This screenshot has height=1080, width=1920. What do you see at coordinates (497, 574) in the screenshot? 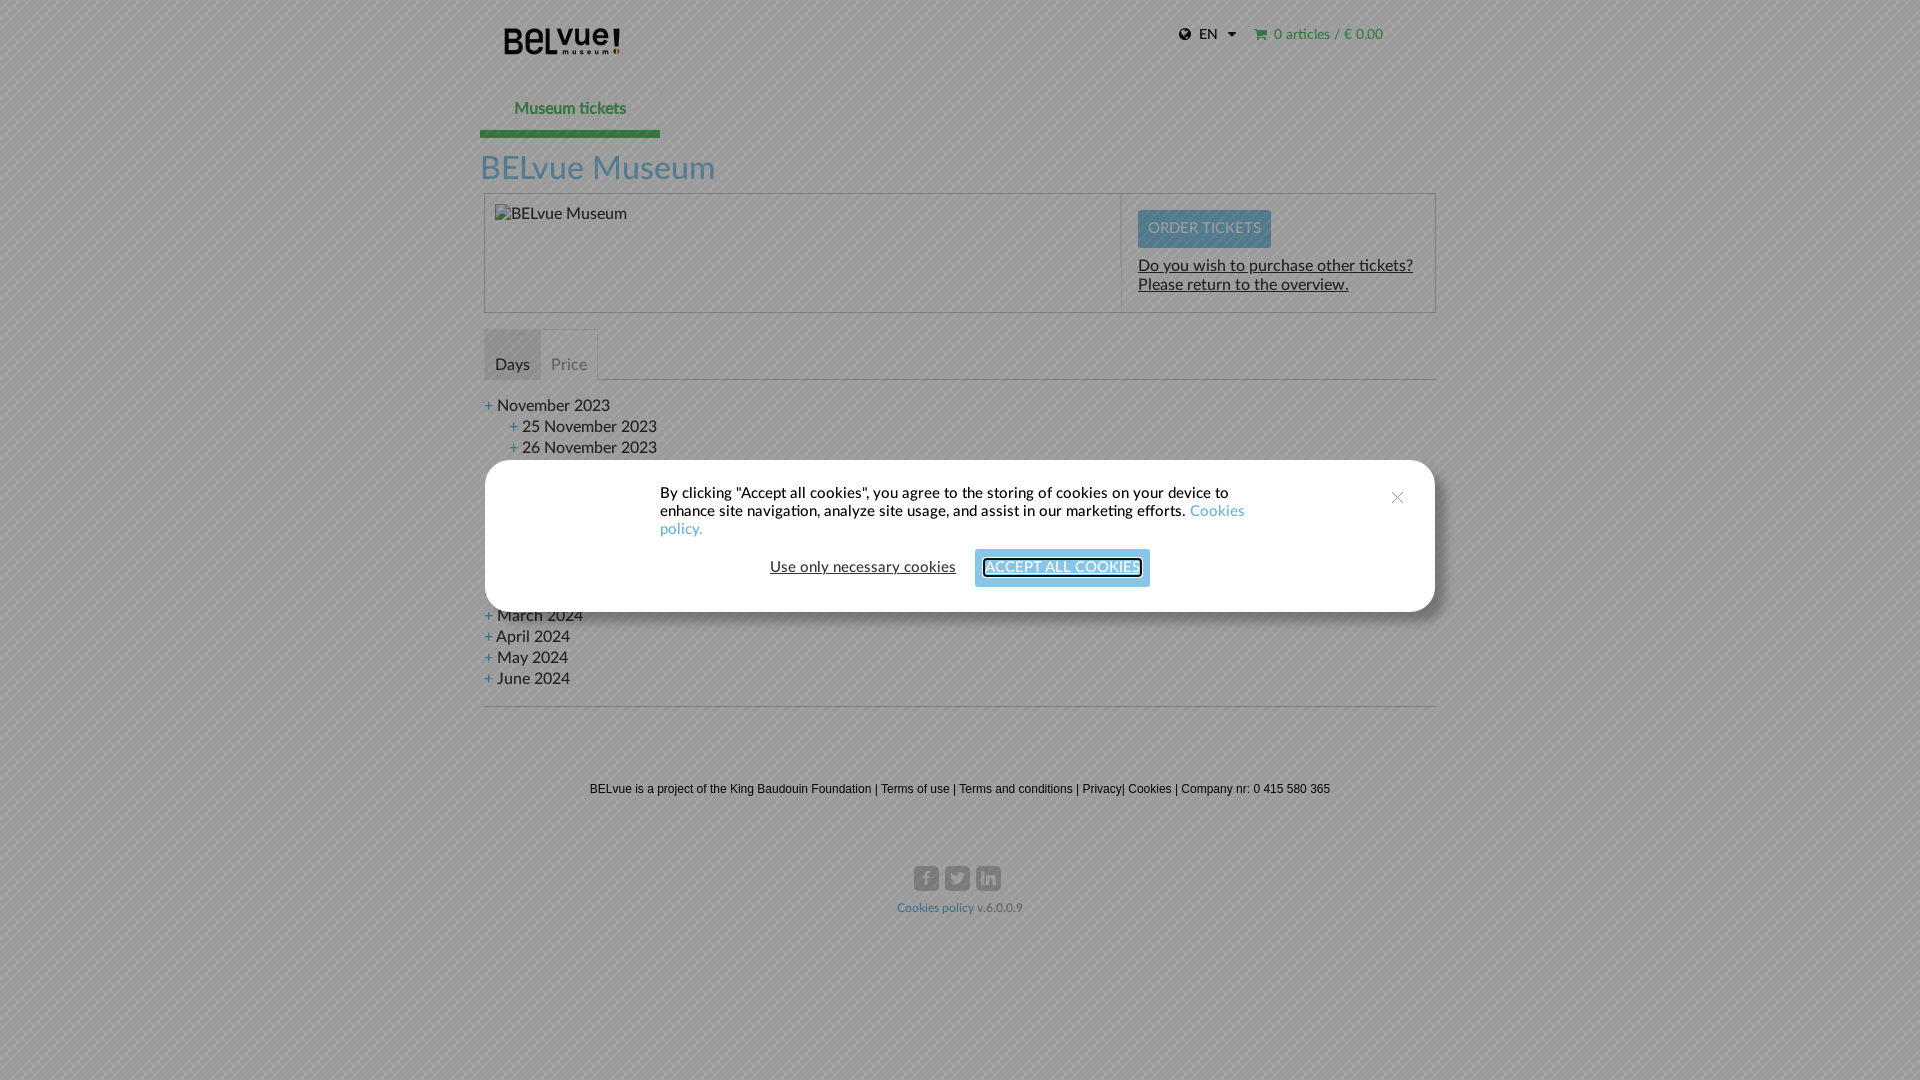
I see `'January 2024'` at bounding box center [497, 574].